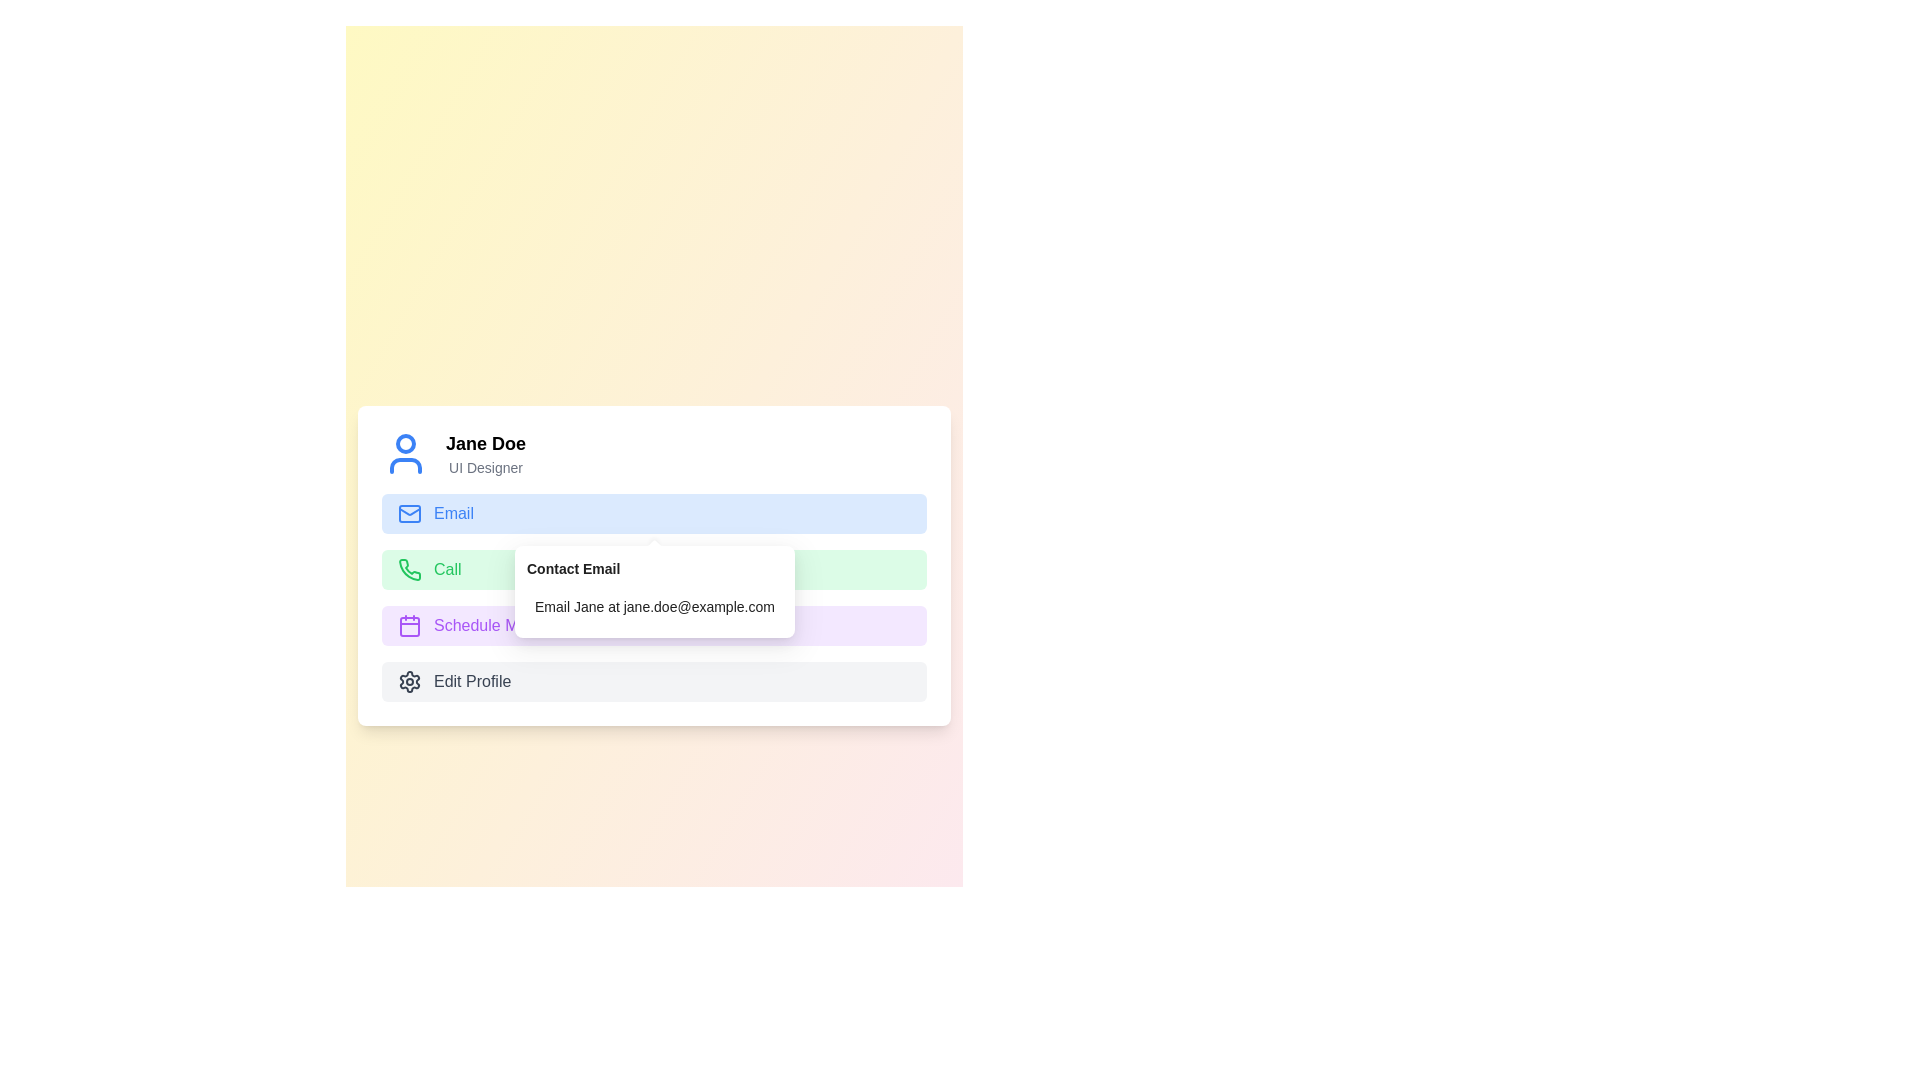 Image resolution: width=1920 pixels, height=1080 pixels. I want to click on the text label displaying 'Call' in green, located to the right of a telephone icon within a green rectangular area in the contact options section, so click(446, 570).